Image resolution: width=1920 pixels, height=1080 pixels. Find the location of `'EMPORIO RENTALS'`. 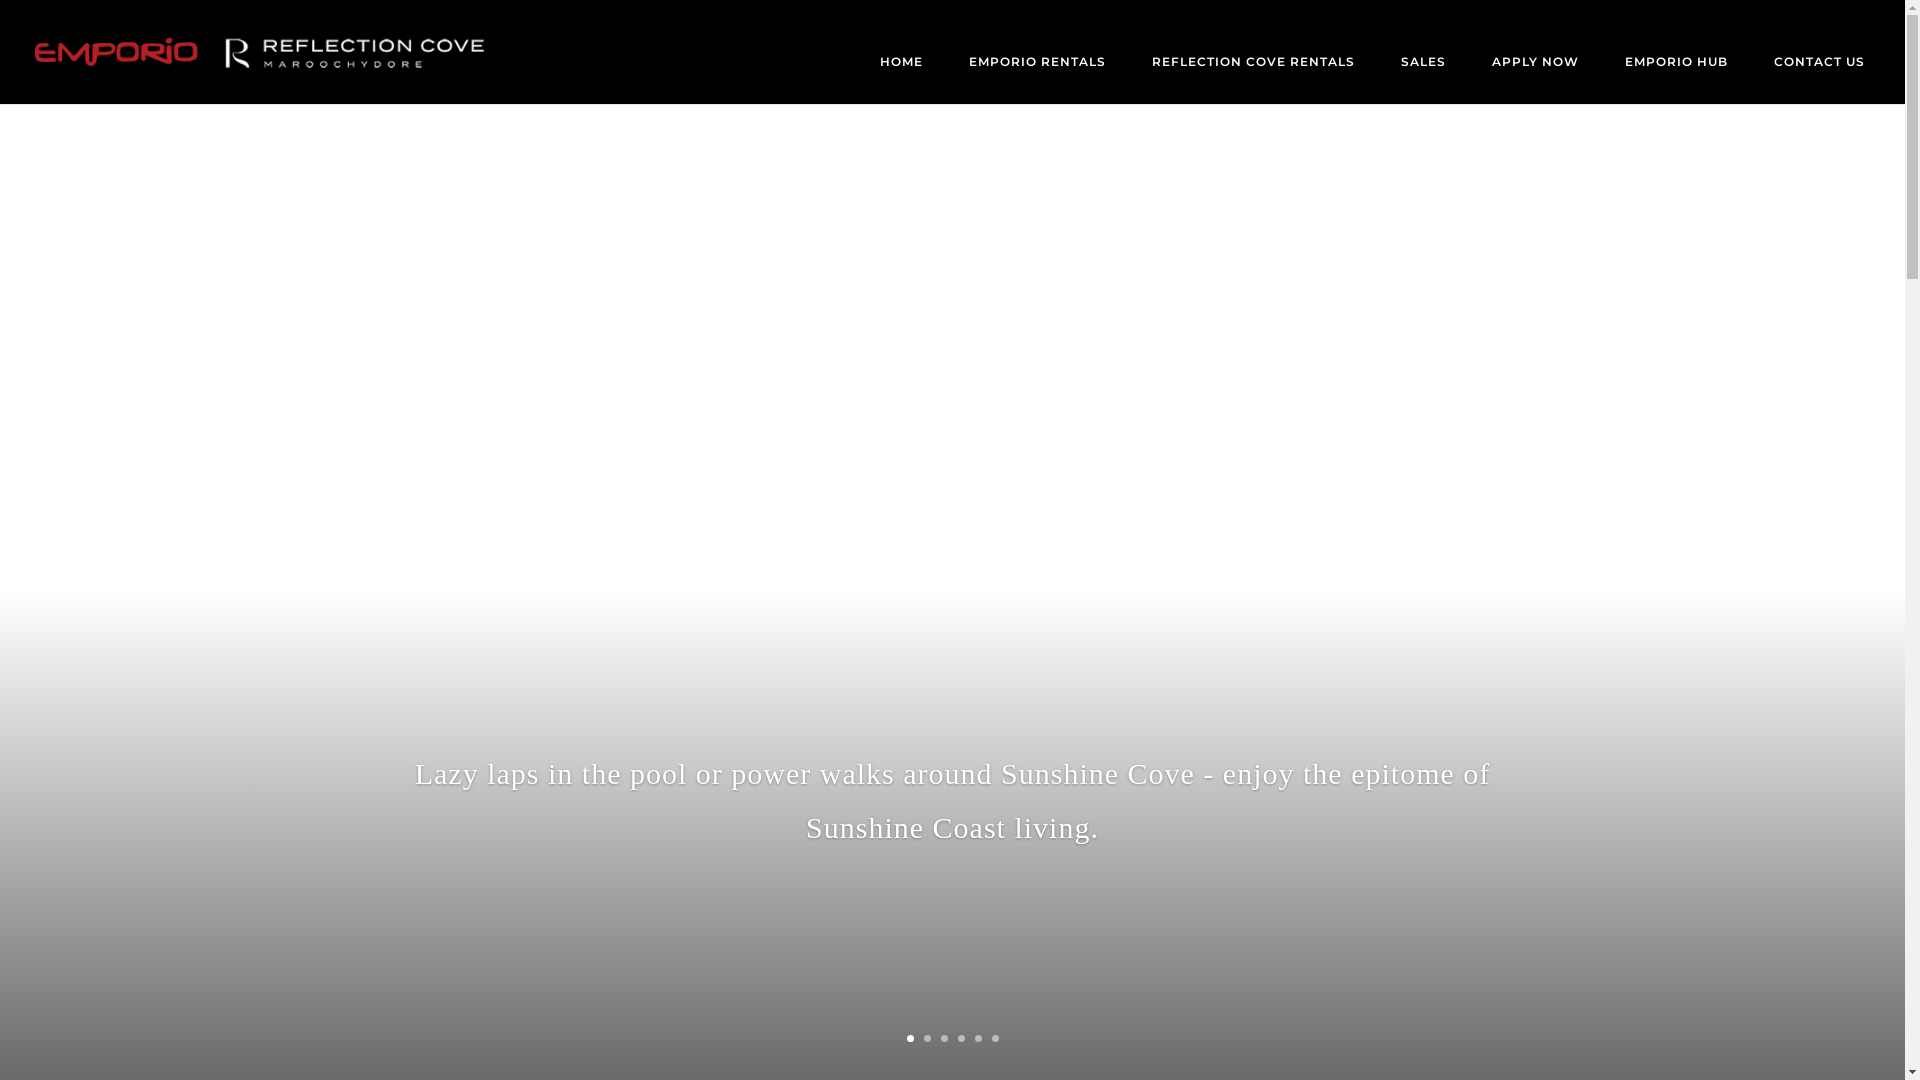

'EMPORIO RENTALS' is located at coordinates (1037, 78).